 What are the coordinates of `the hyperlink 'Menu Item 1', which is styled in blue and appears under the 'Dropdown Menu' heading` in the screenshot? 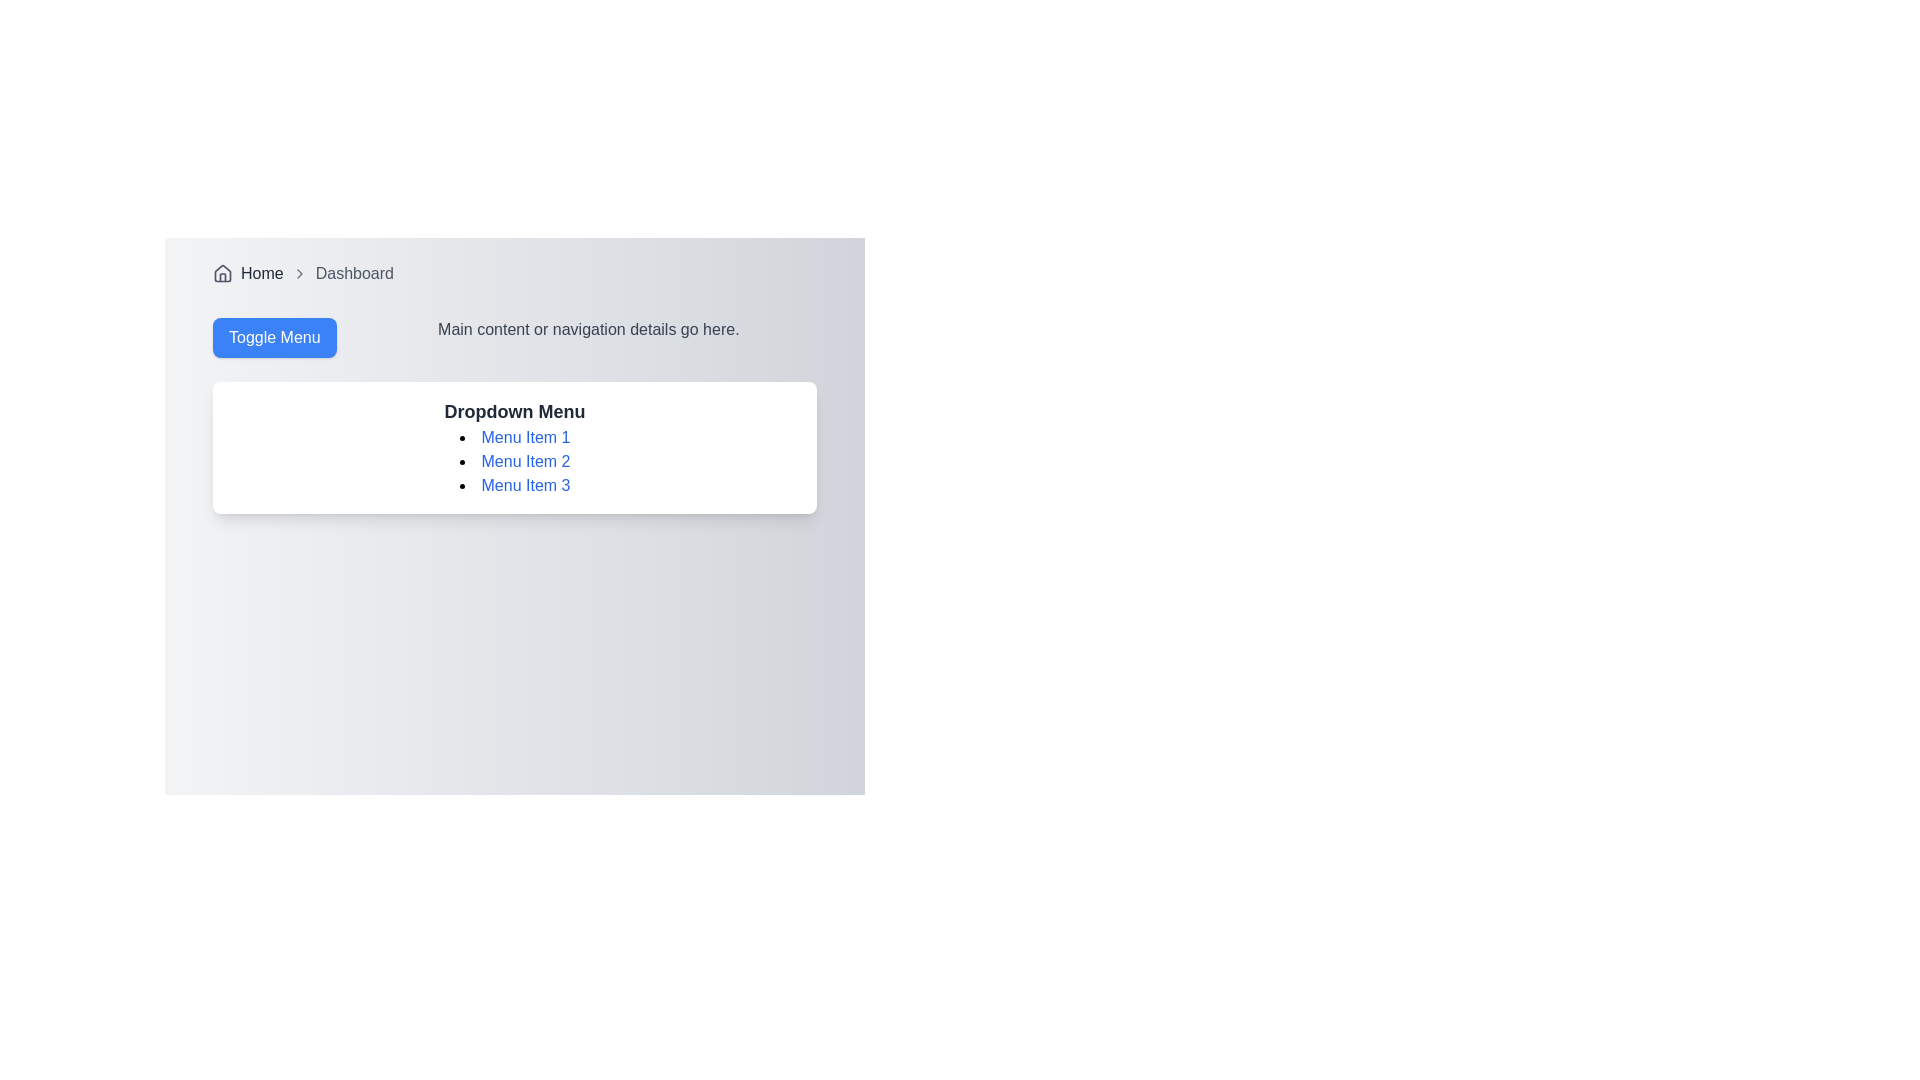 It's located at (526, 436).